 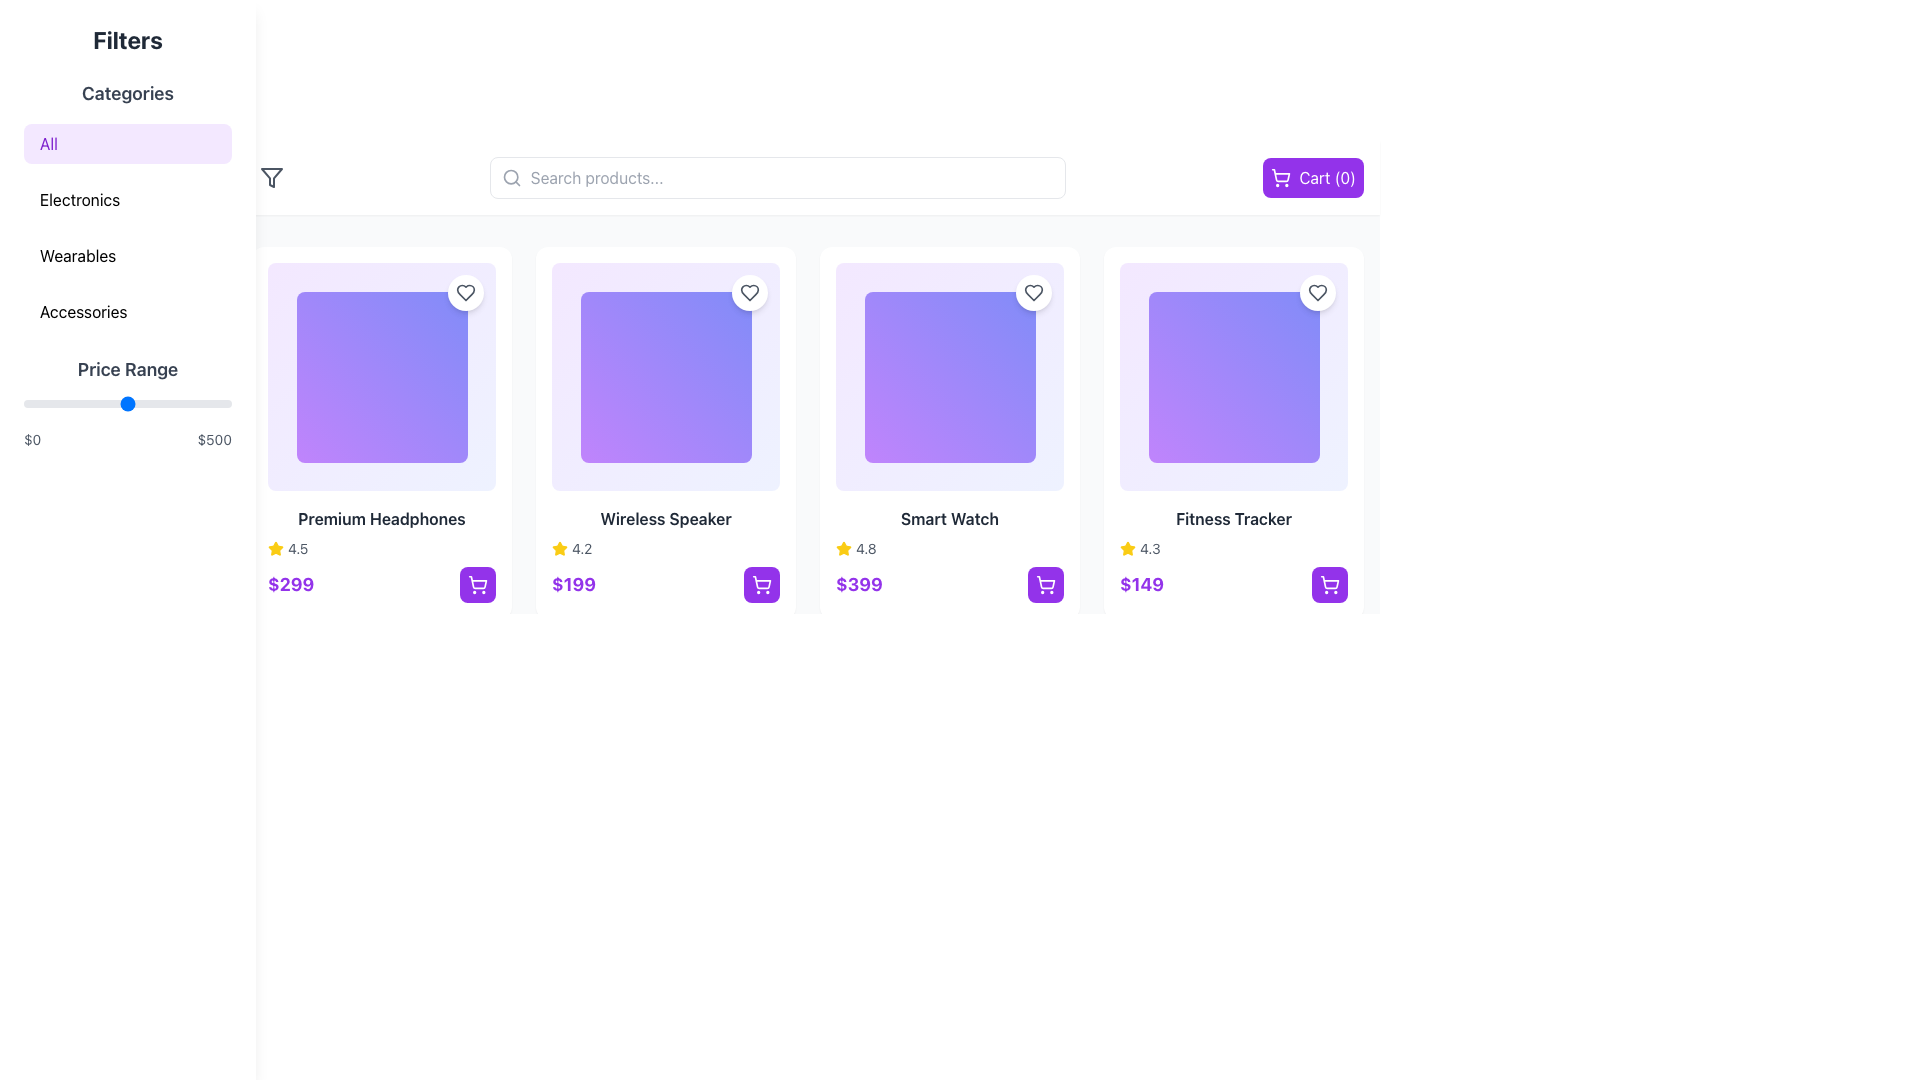 I want to click on the price range slider, so click(x=138, y=404).